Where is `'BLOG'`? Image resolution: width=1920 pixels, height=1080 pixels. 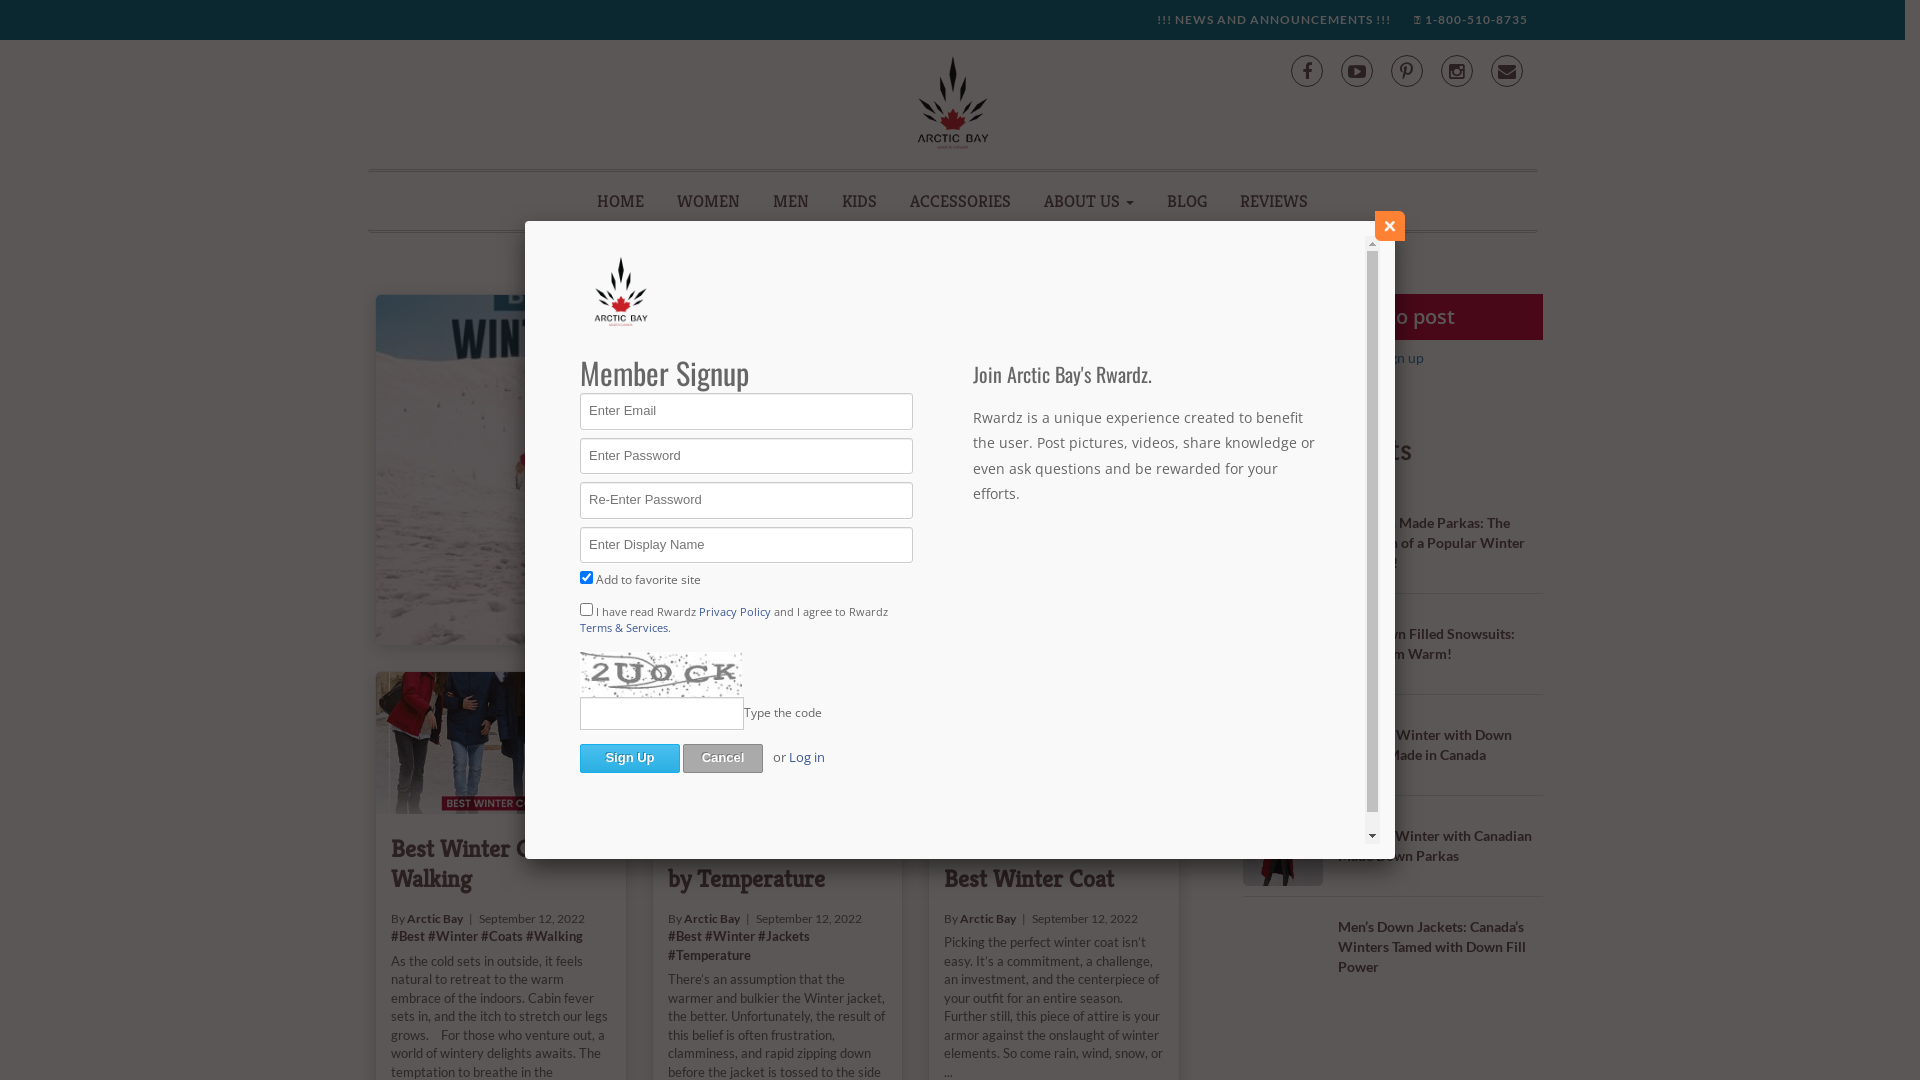 'BLOG' is located at coordinates (1186, 200).